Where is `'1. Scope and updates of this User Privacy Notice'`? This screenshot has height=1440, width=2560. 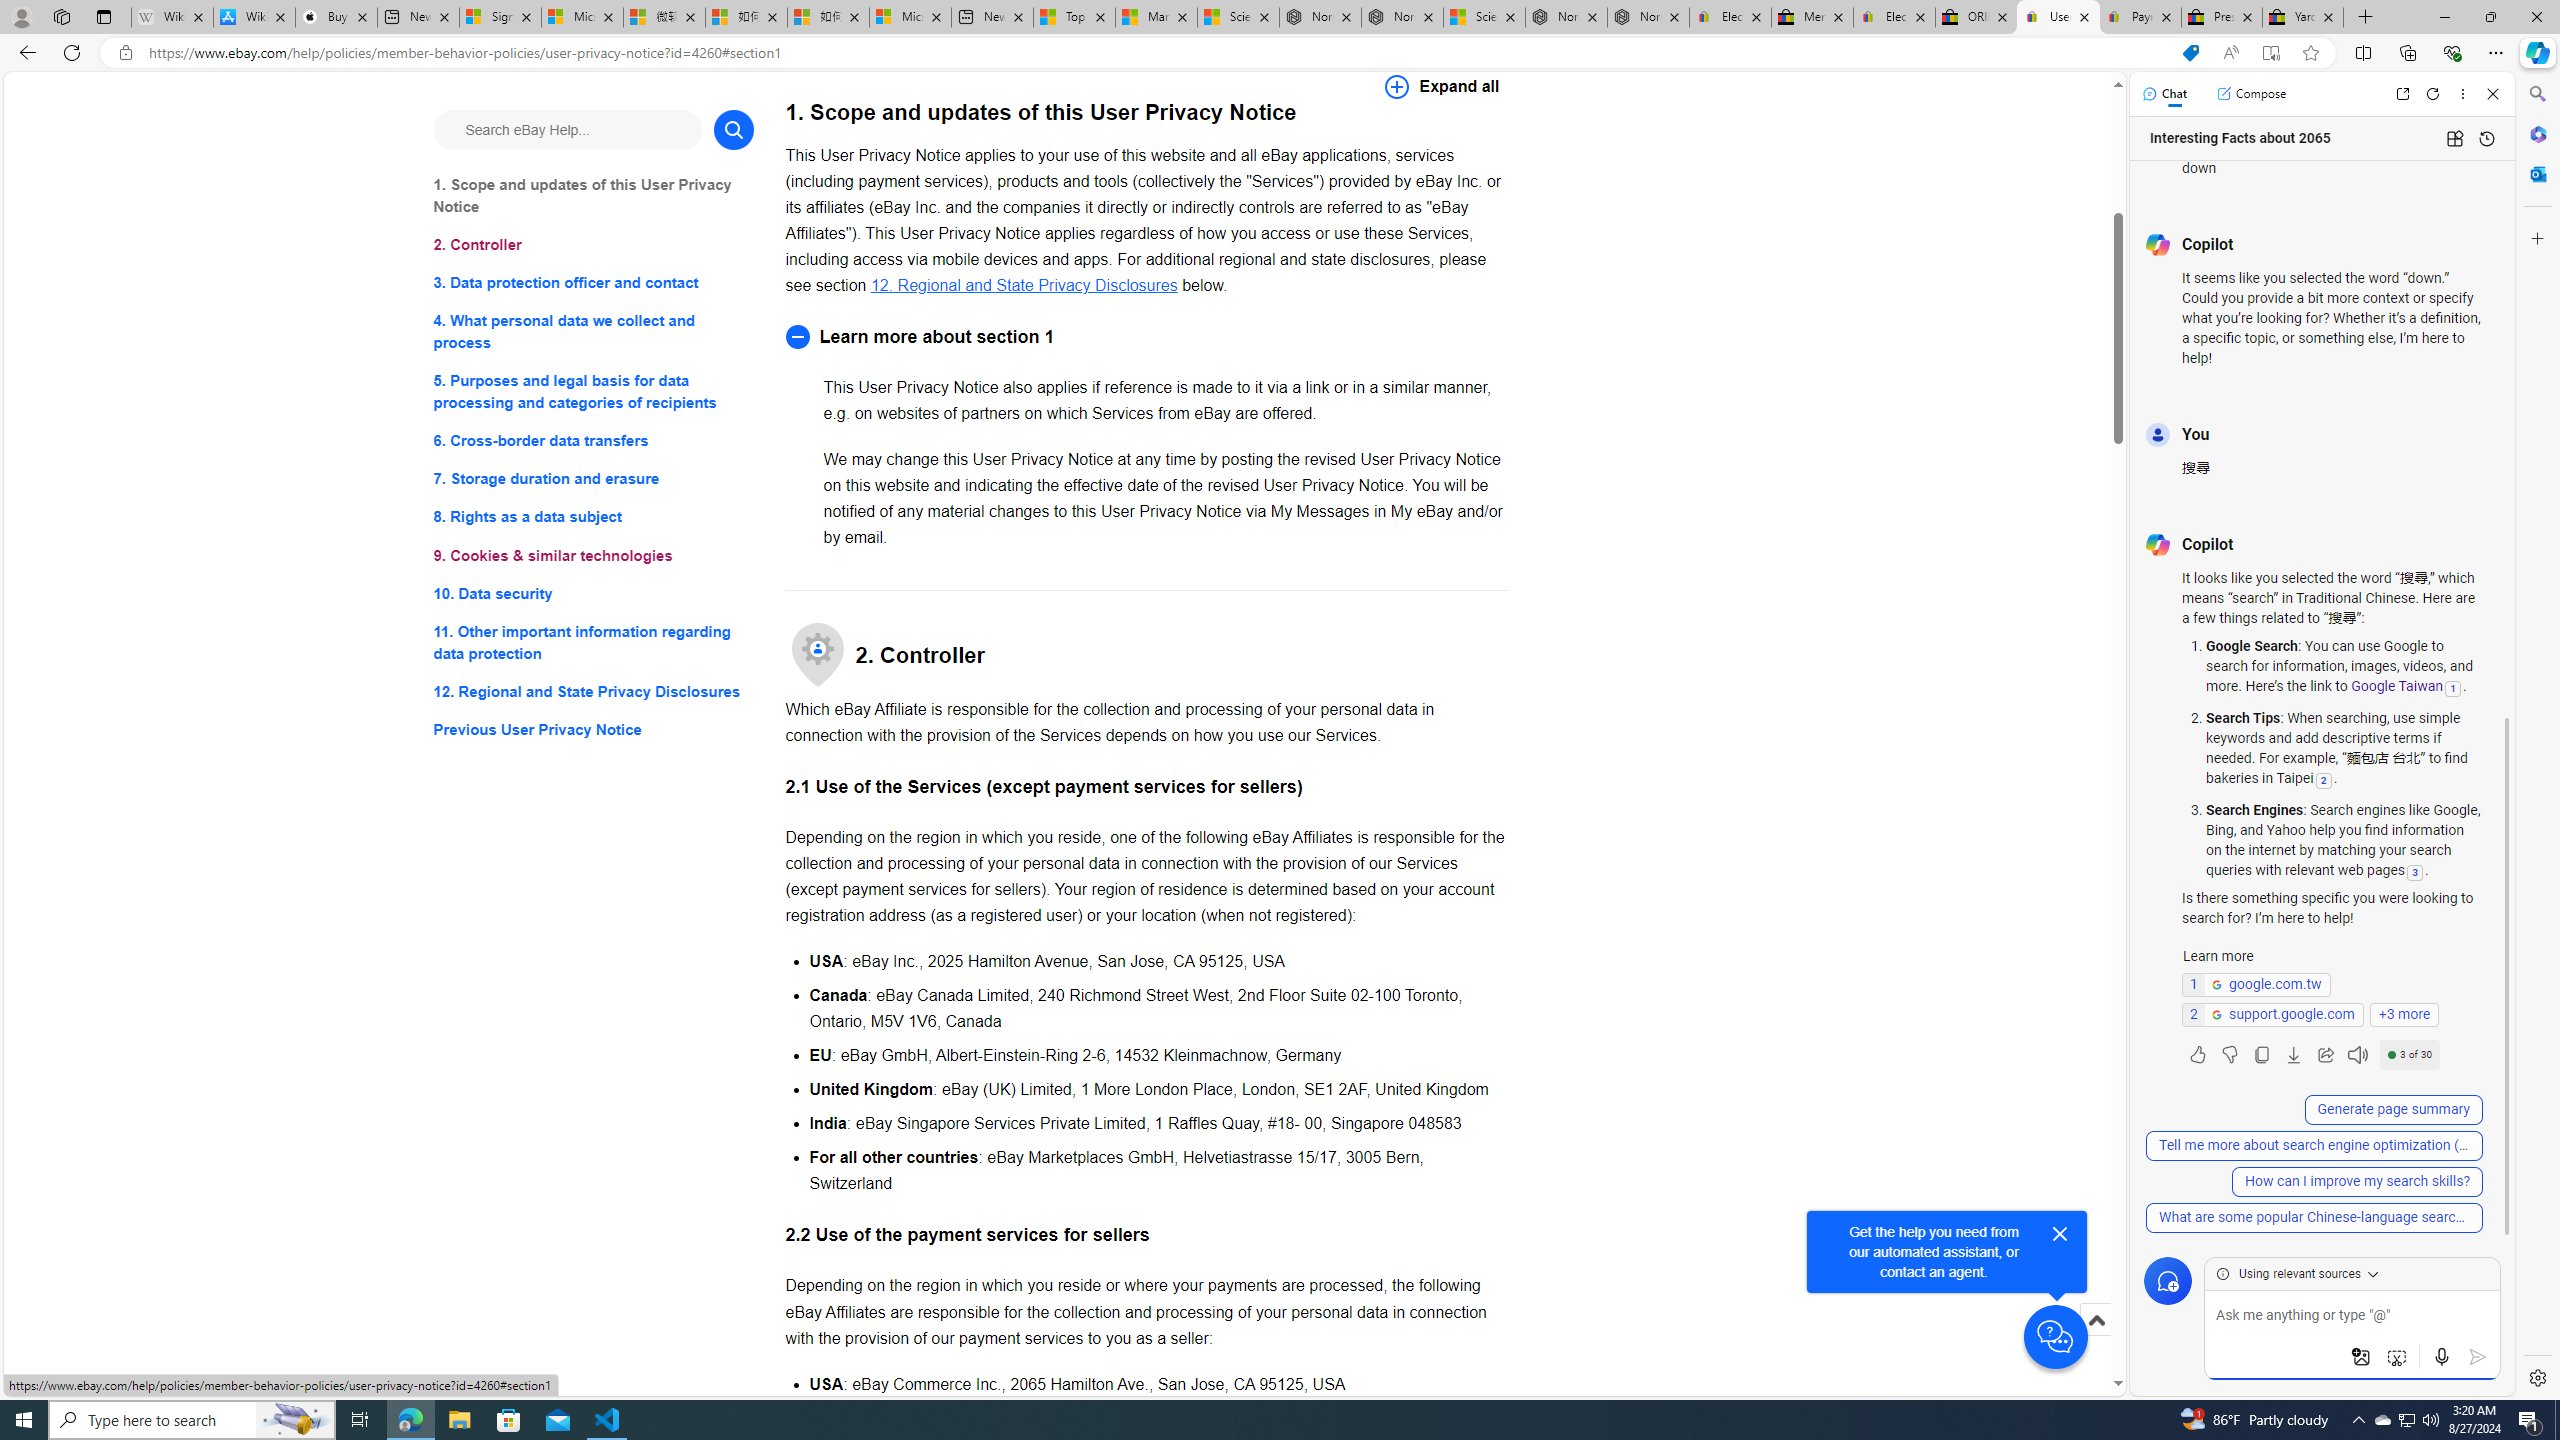
'1. Scope and updates of this User Privacy Notice' is located at coordinates (592, 195).